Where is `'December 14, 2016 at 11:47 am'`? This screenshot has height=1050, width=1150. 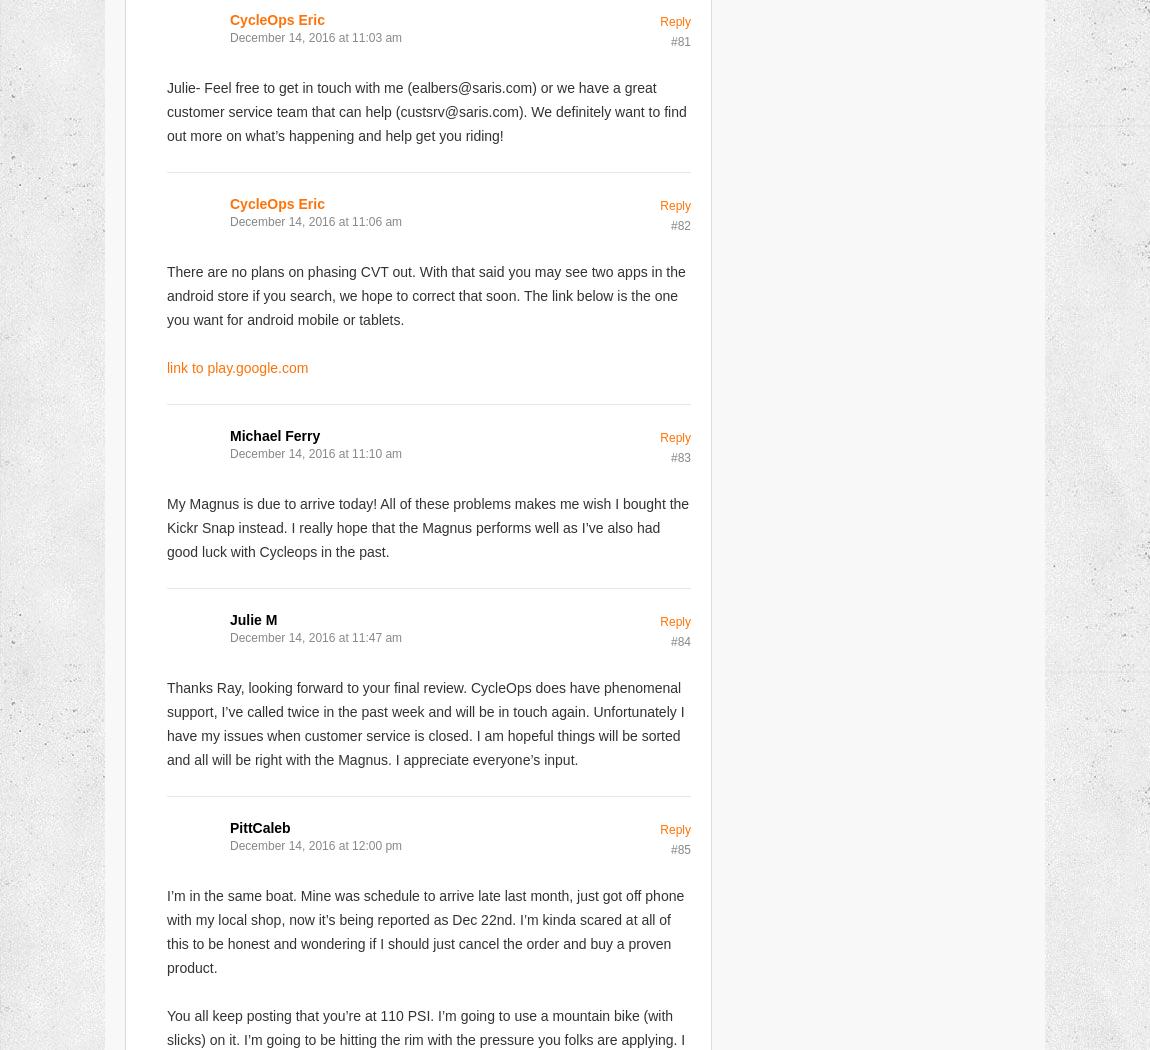 'December 14, 2016 at 11:47 am' is located at coordinates (316, 637).